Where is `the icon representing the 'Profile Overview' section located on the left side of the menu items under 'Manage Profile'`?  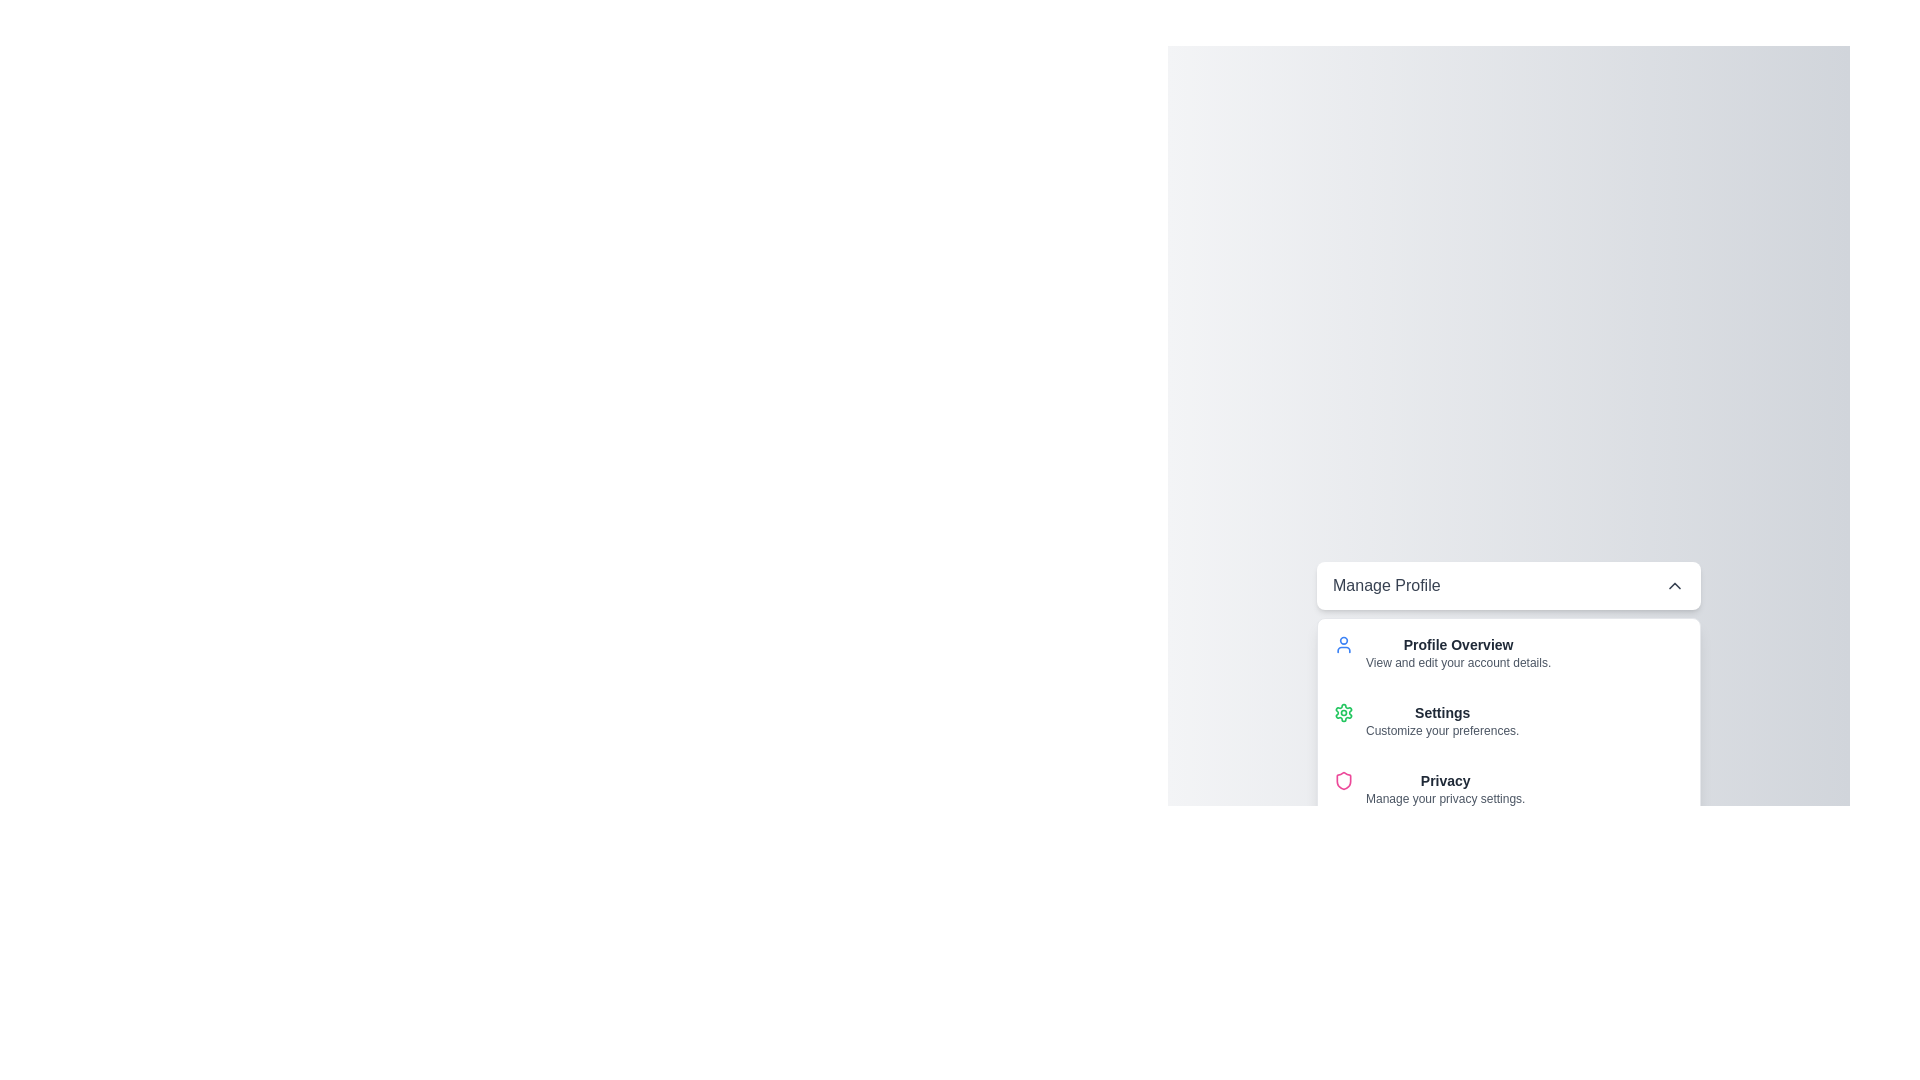
the icon representing the 'Profile Overview' section located on the left side of the menu items under 'Manage Profile' is located at coordinates (1344, 644).